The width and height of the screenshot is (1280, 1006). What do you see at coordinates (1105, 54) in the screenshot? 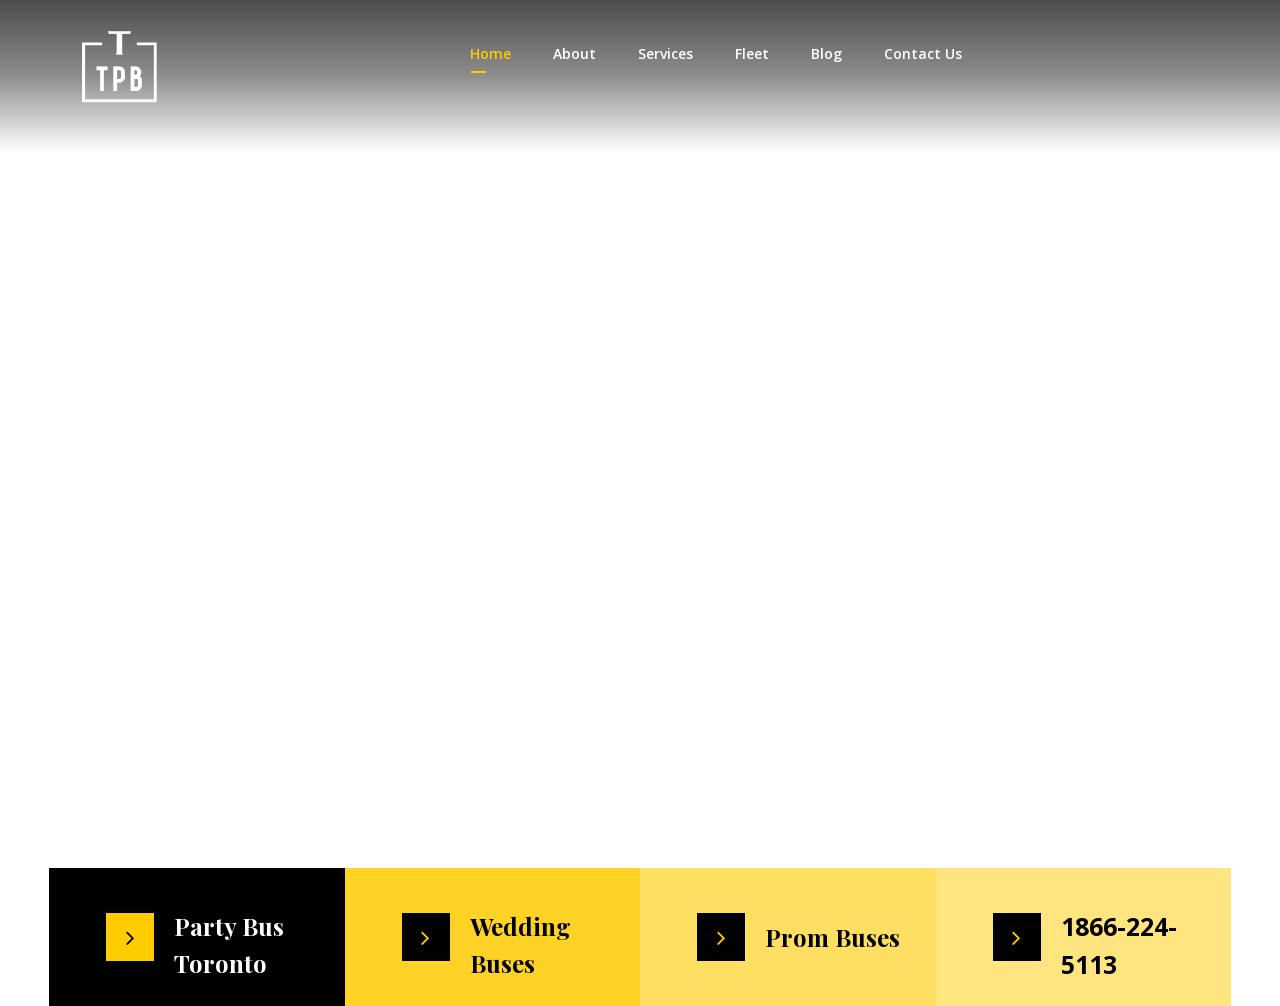
I see `'647-556-2392'` at bounding box center [1105, 54].